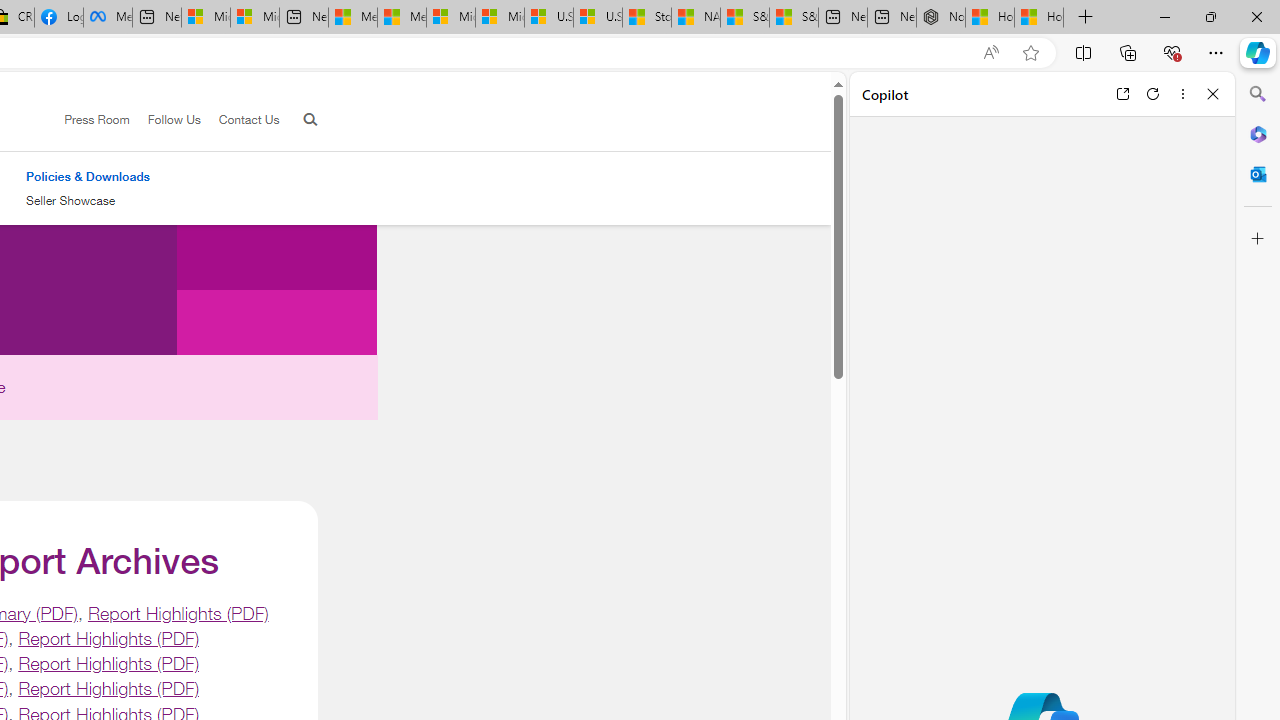 The height and width of the screenshot is (720, 1280). What do you see at coordinates (58, 17) in the screenshot?
I see `'Log into Facebook'` at bounding box center [58, 17].